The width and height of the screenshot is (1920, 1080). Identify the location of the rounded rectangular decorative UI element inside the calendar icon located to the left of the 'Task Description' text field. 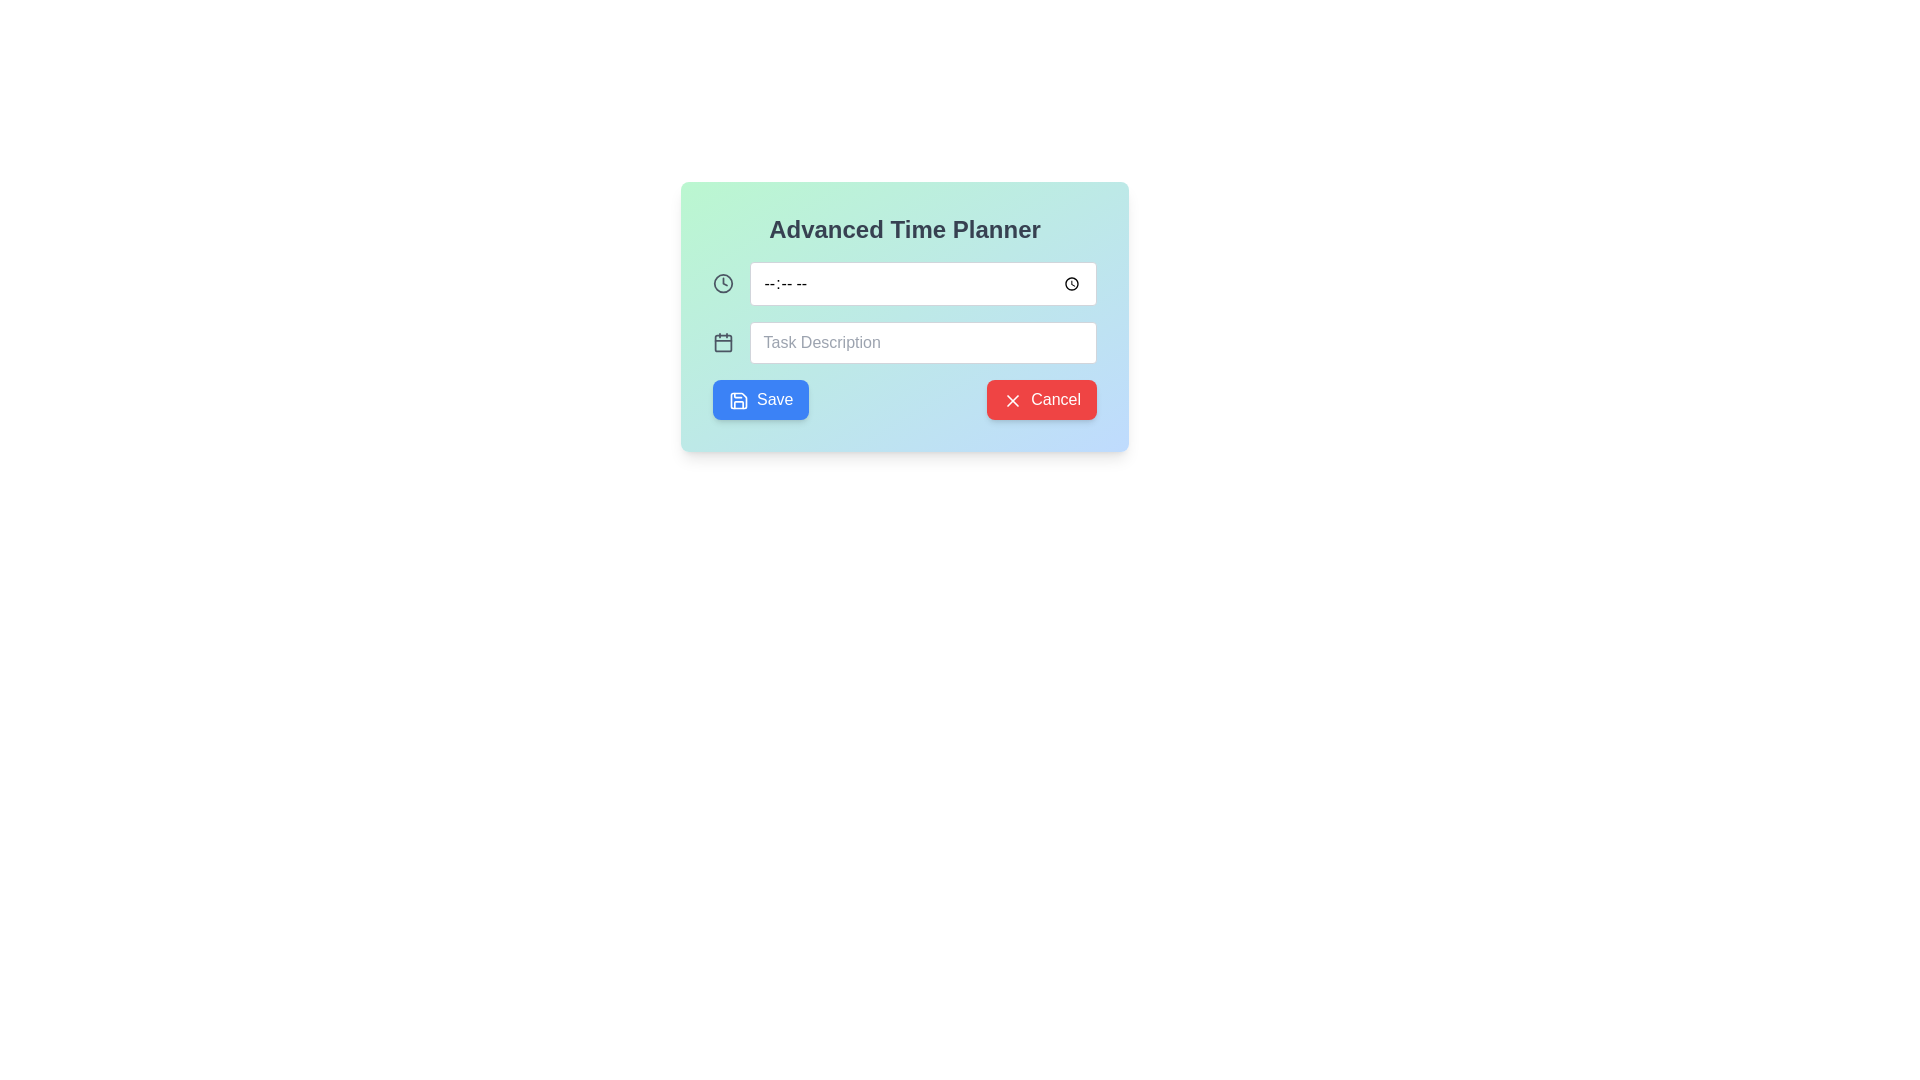
(722, 342).